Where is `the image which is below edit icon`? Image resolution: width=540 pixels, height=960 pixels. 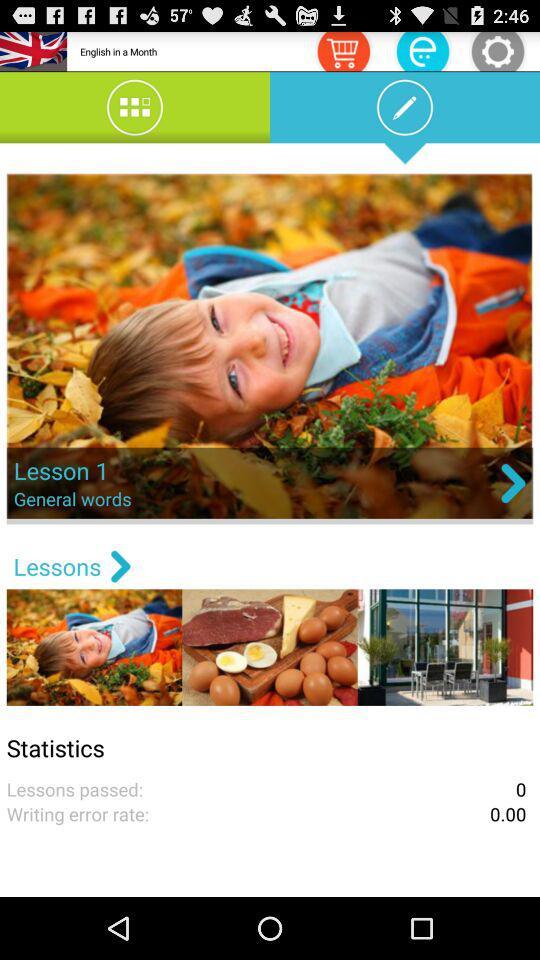
the image which is below edit icon is located at coordinates (270, 348).